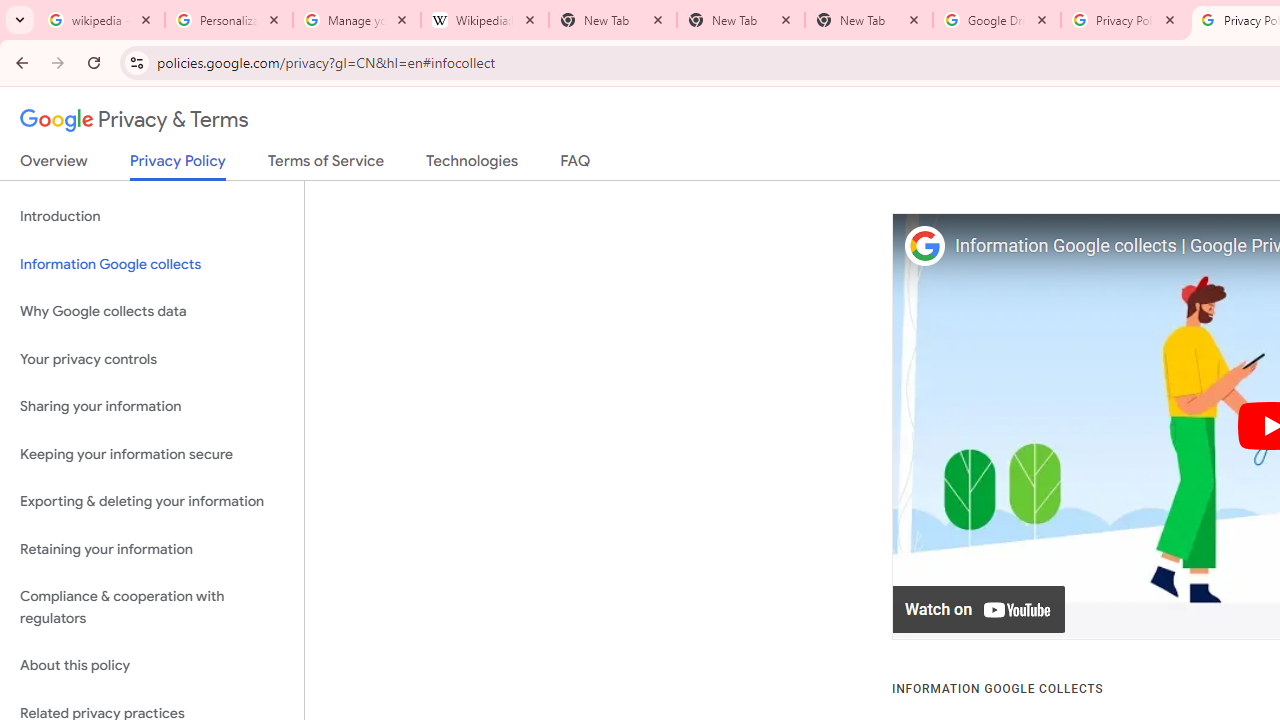 This screenshot has height=720, width=1280. I want to click on 'Watch on YouTube', so click(979, 609).